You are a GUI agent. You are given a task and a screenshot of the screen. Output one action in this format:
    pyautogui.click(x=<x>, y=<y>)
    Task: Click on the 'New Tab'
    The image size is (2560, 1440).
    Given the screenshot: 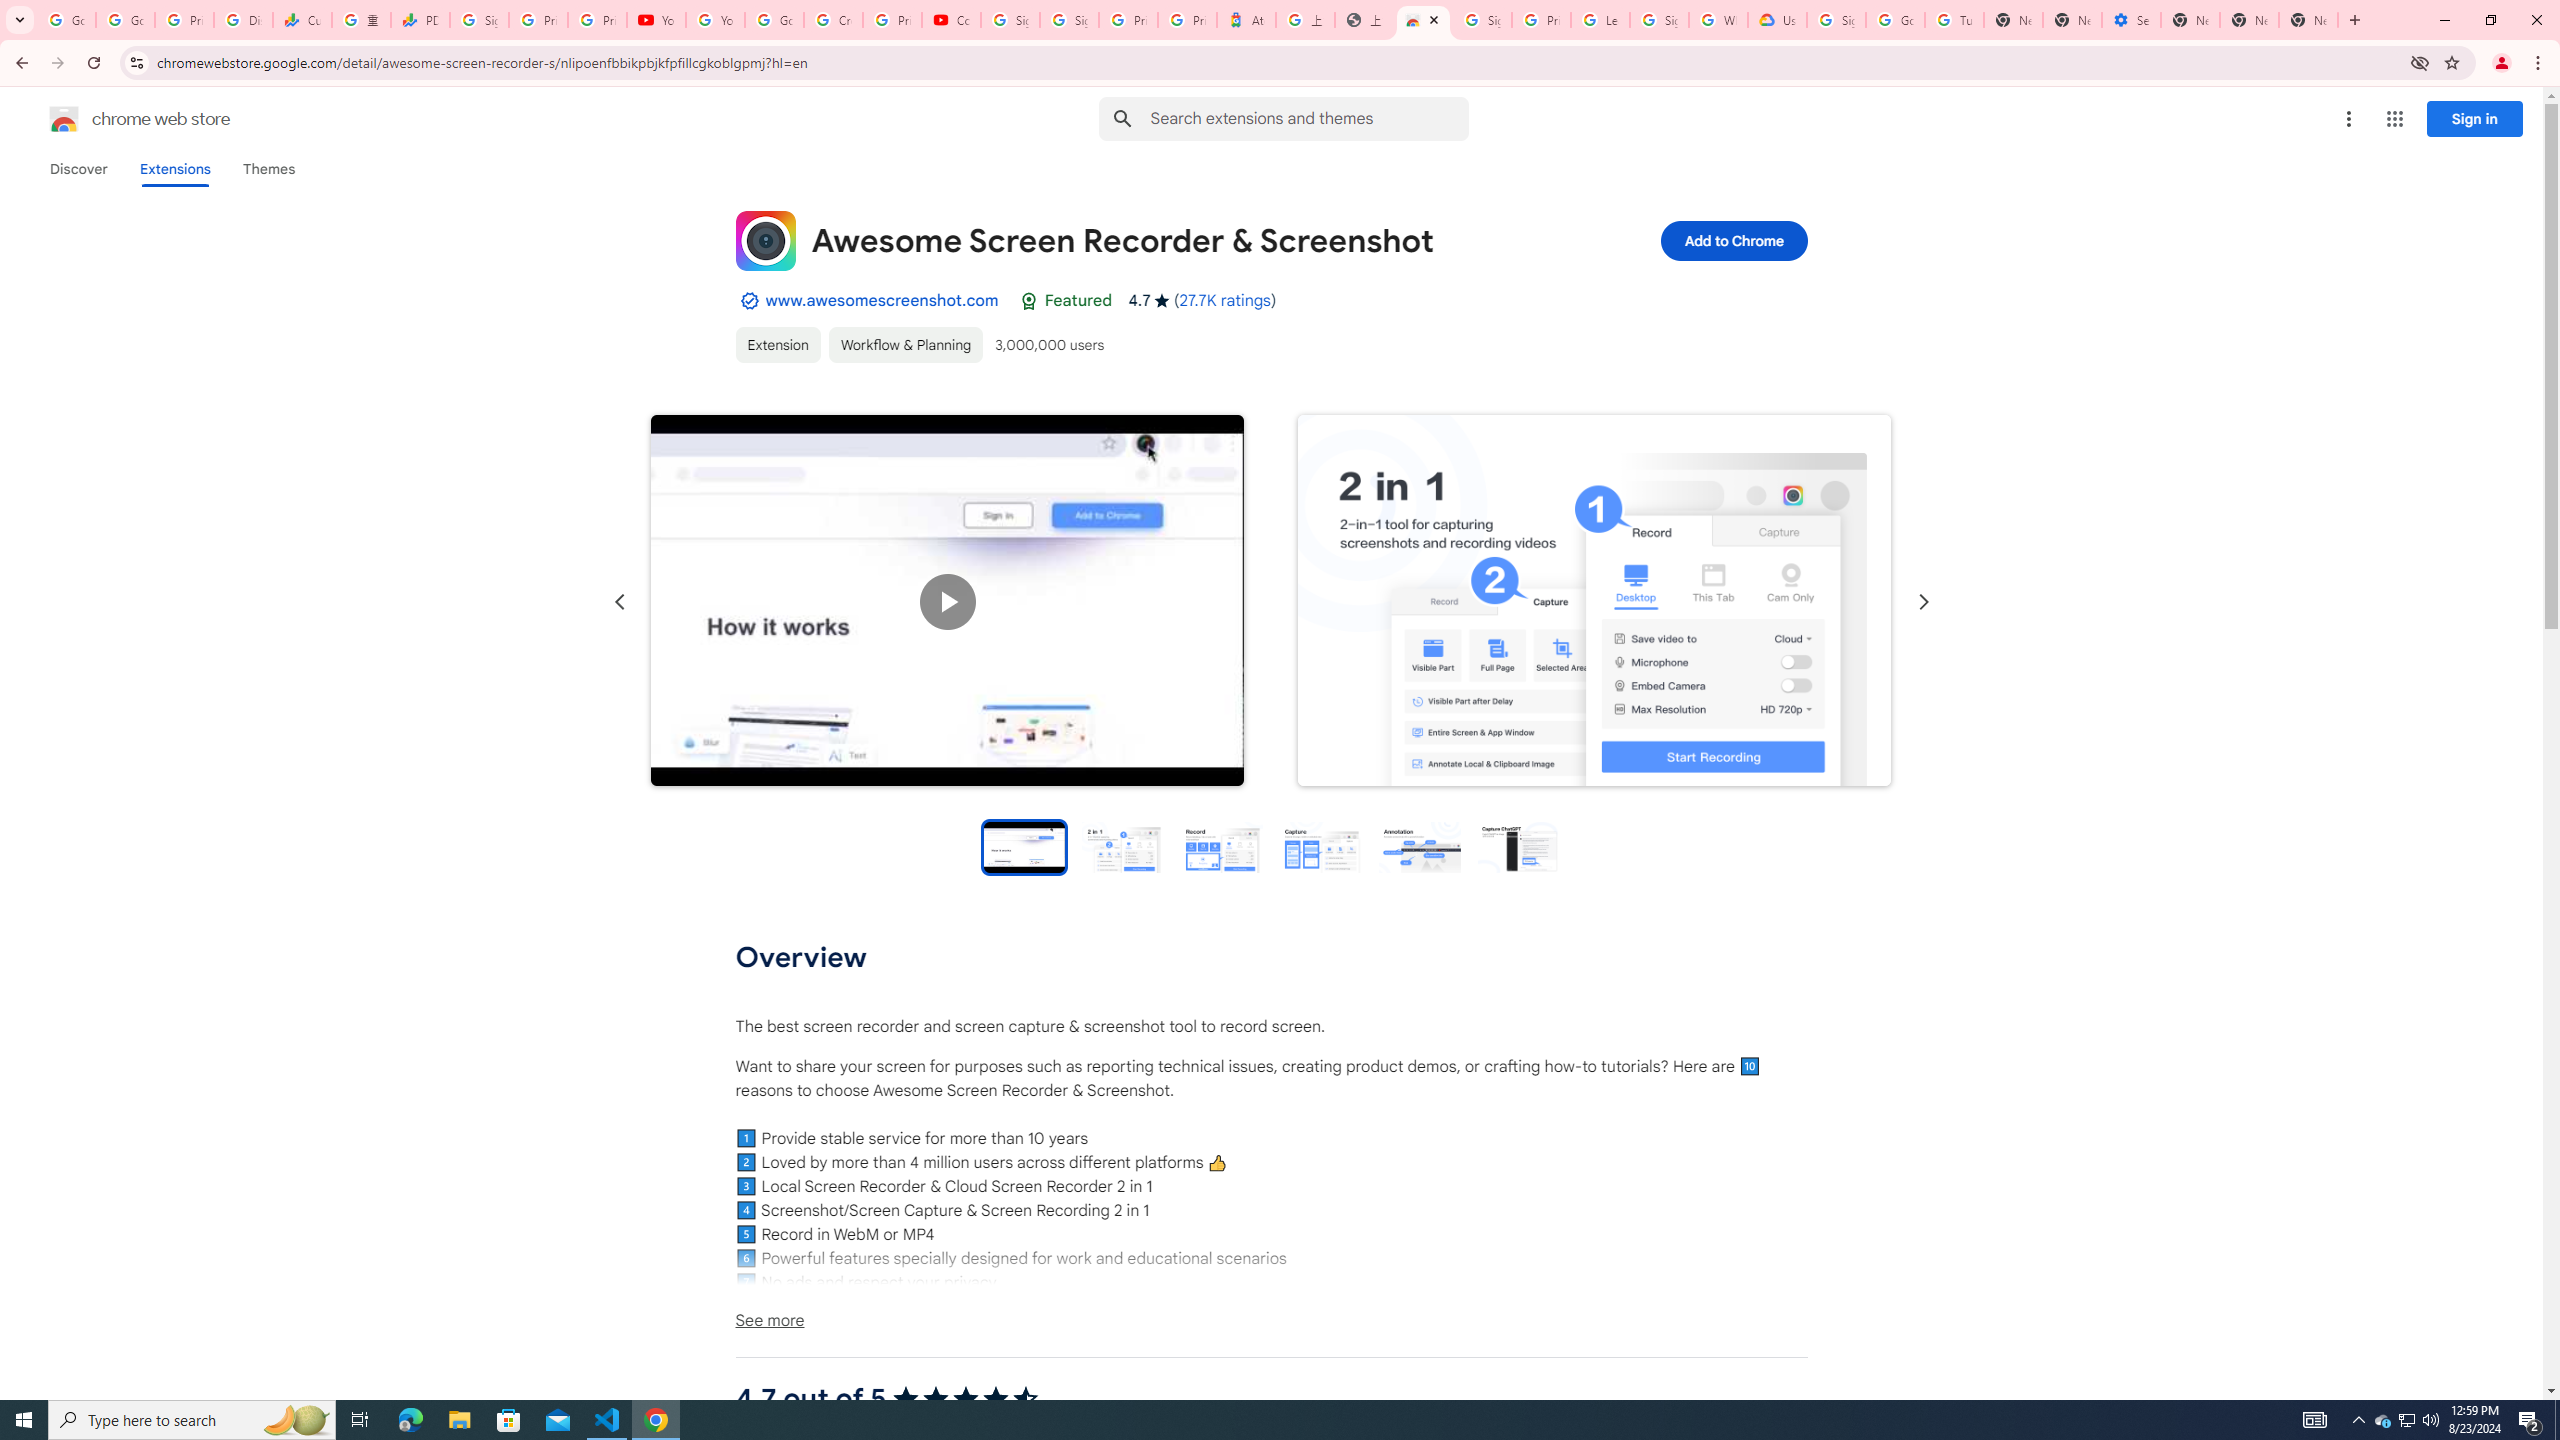 What is the action you would take?
    pyautogui.click(x=2308, y=19)
    